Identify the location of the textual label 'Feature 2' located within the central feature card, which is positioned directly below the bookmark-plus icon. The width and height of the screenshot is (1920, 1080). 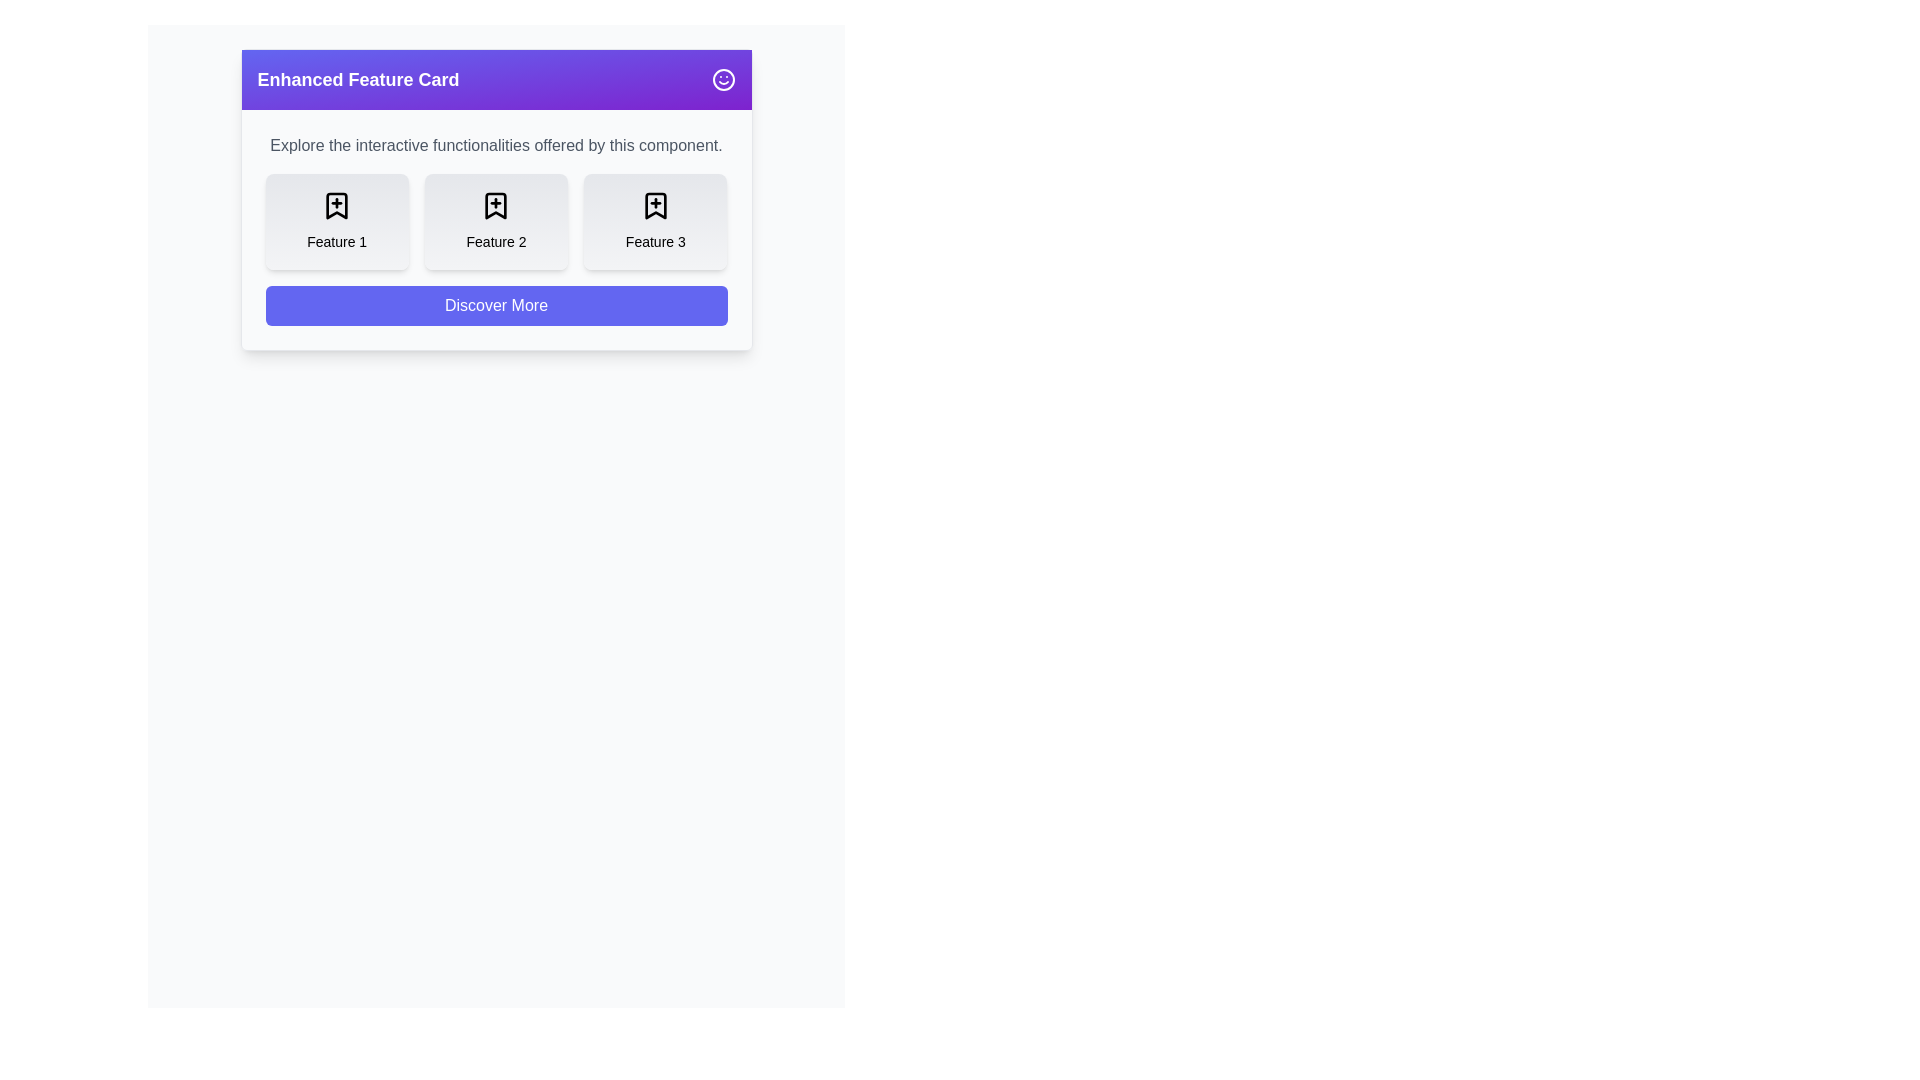
(496, 241).